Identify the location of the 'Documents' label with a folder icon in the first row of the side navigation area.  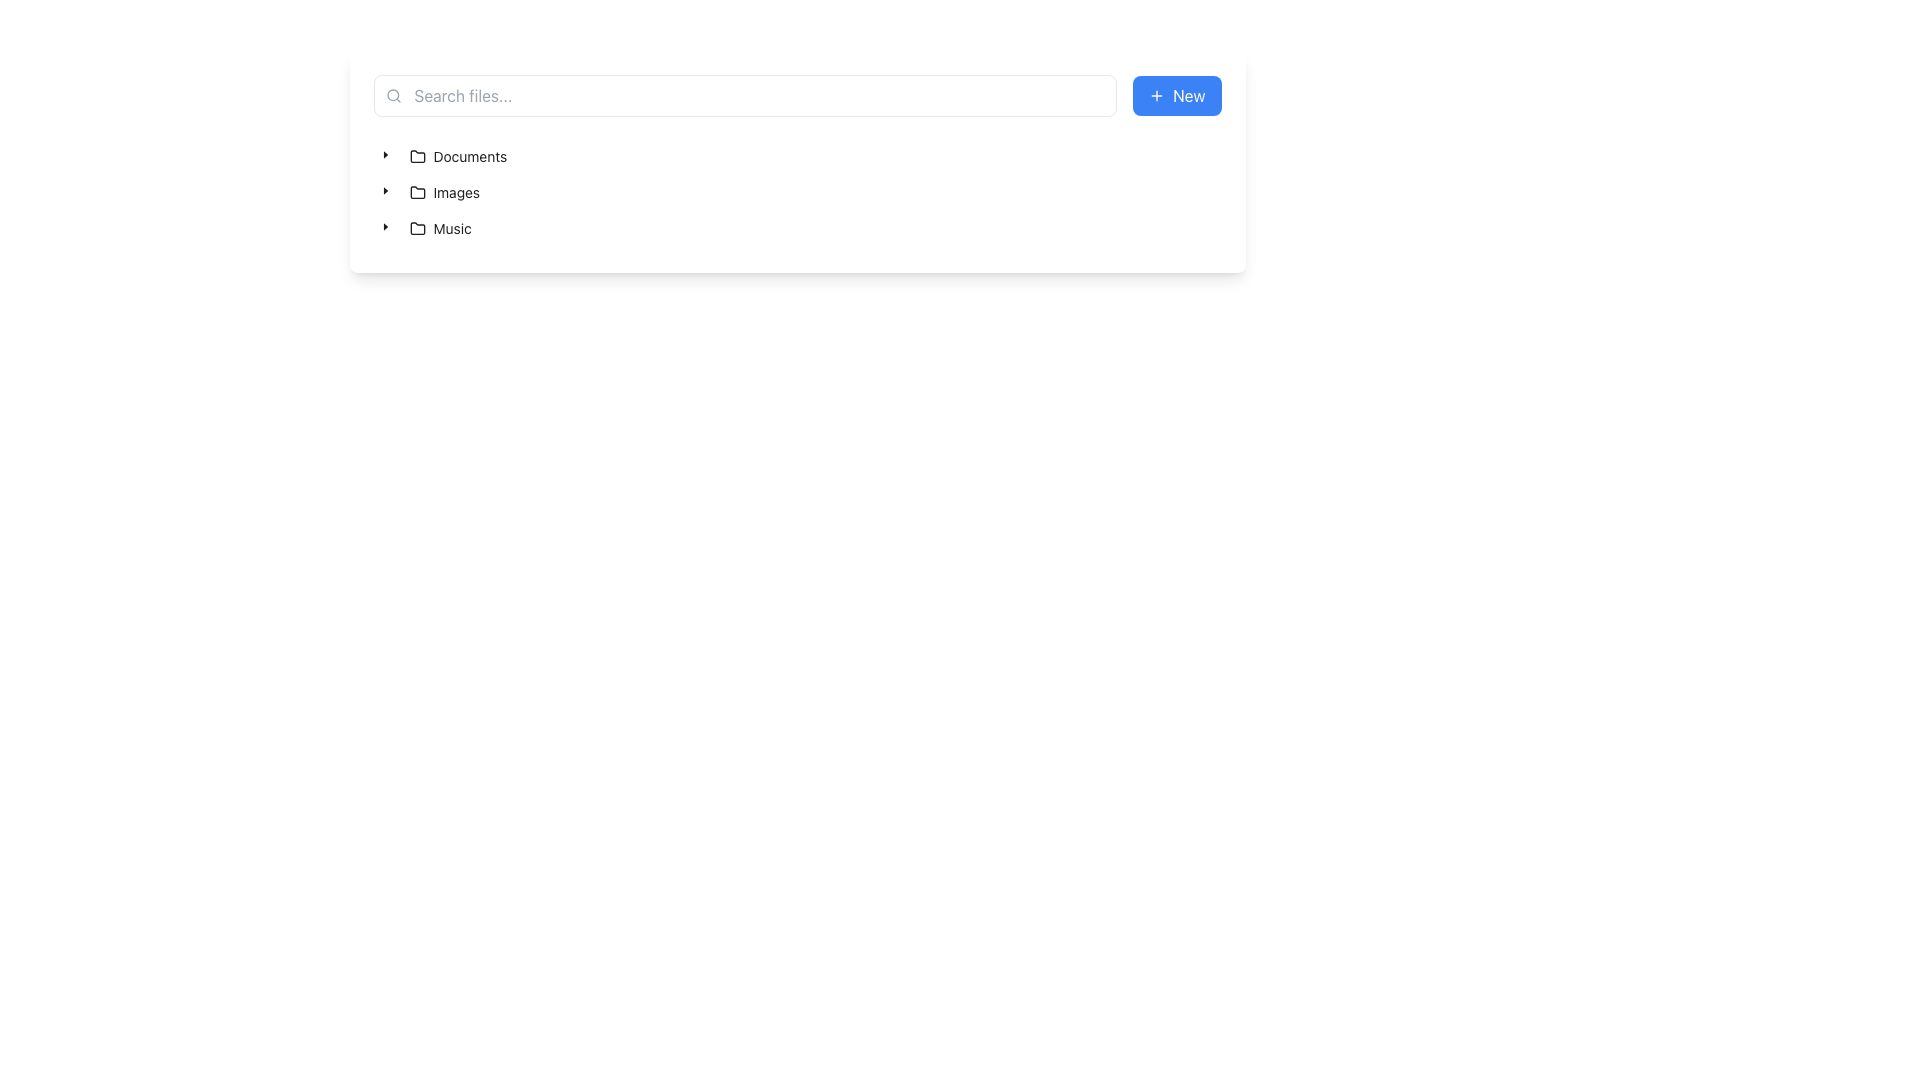
(457, 156).